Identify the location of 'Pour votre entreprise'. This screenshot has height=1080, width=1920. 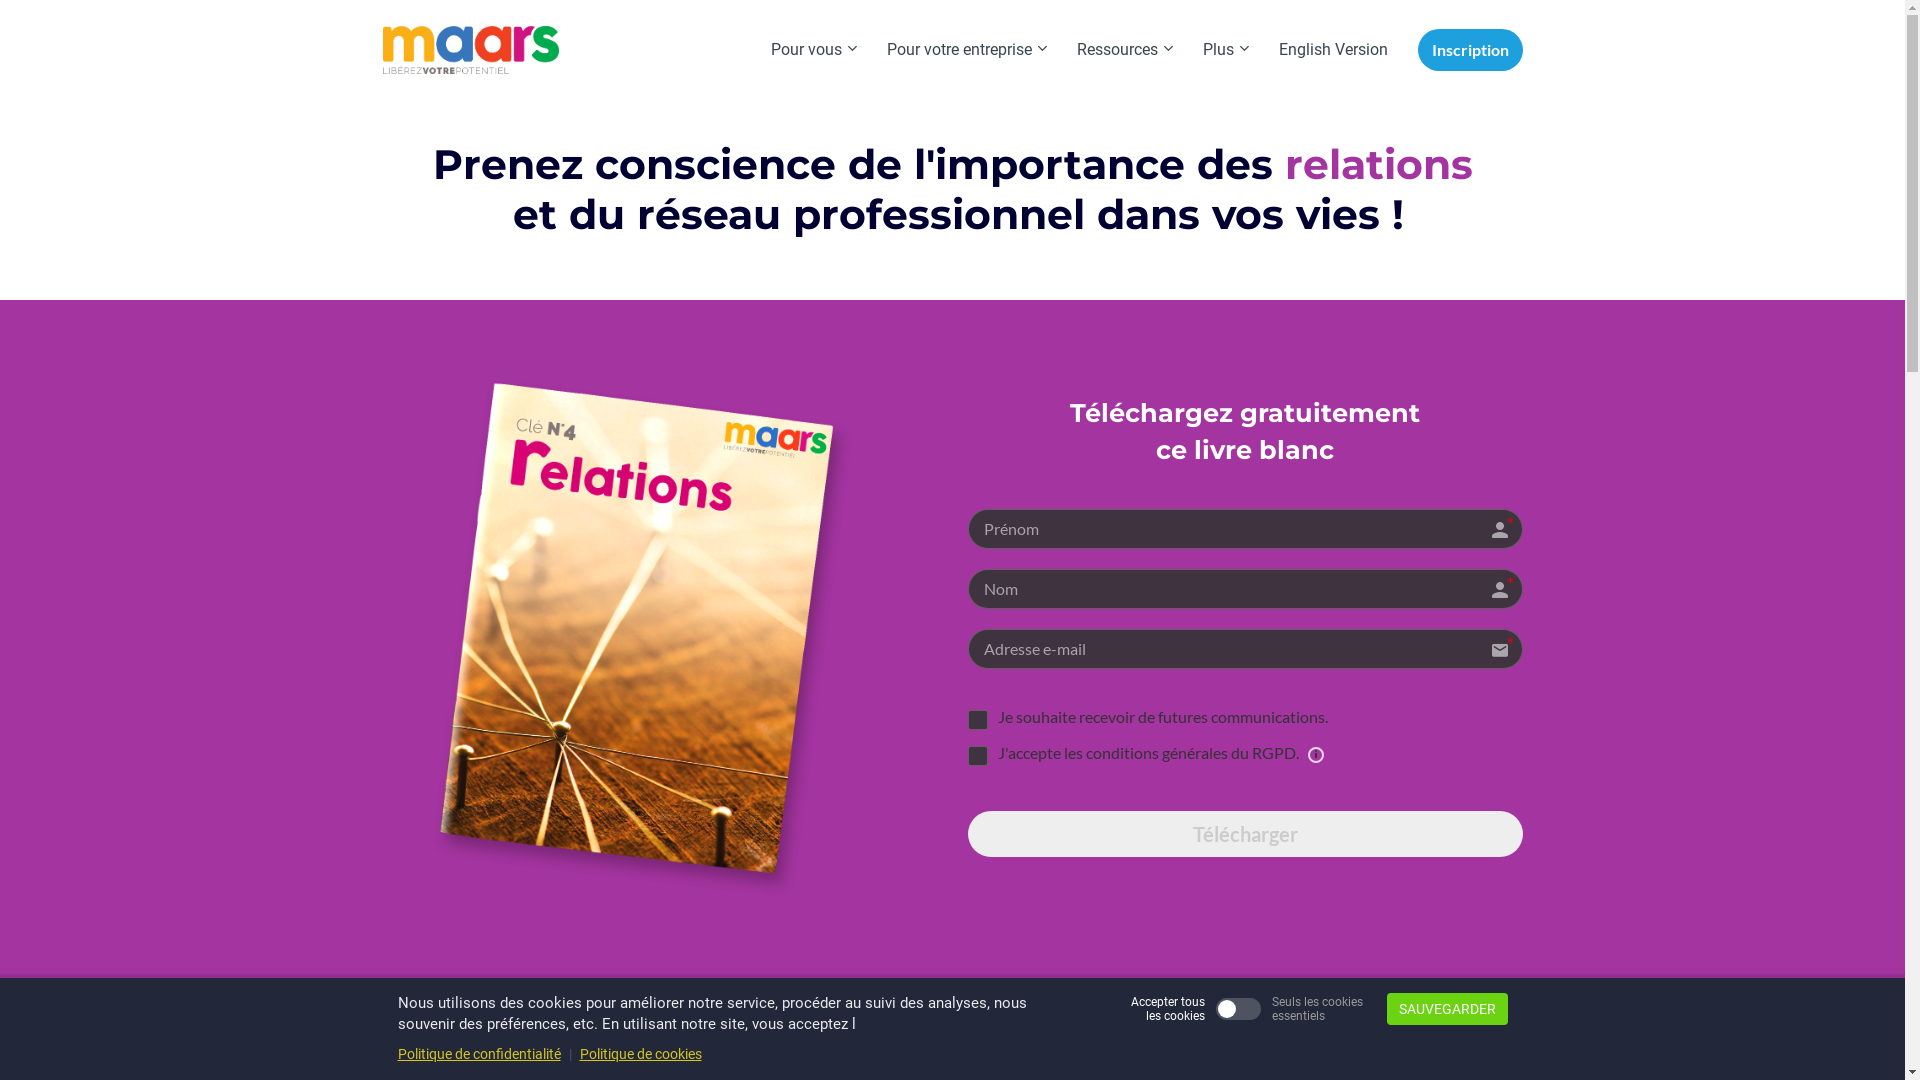
(872, 49).